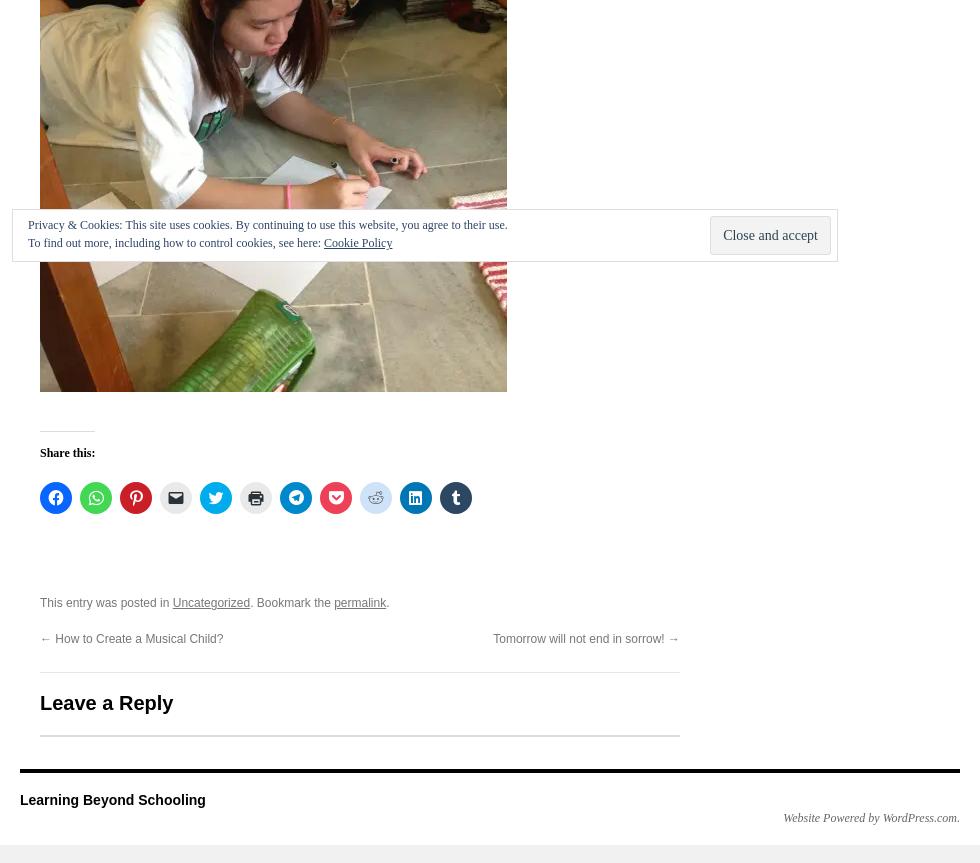  I want to click on 'To find out more, including how to control cookies, see here:', so click(176, 243).